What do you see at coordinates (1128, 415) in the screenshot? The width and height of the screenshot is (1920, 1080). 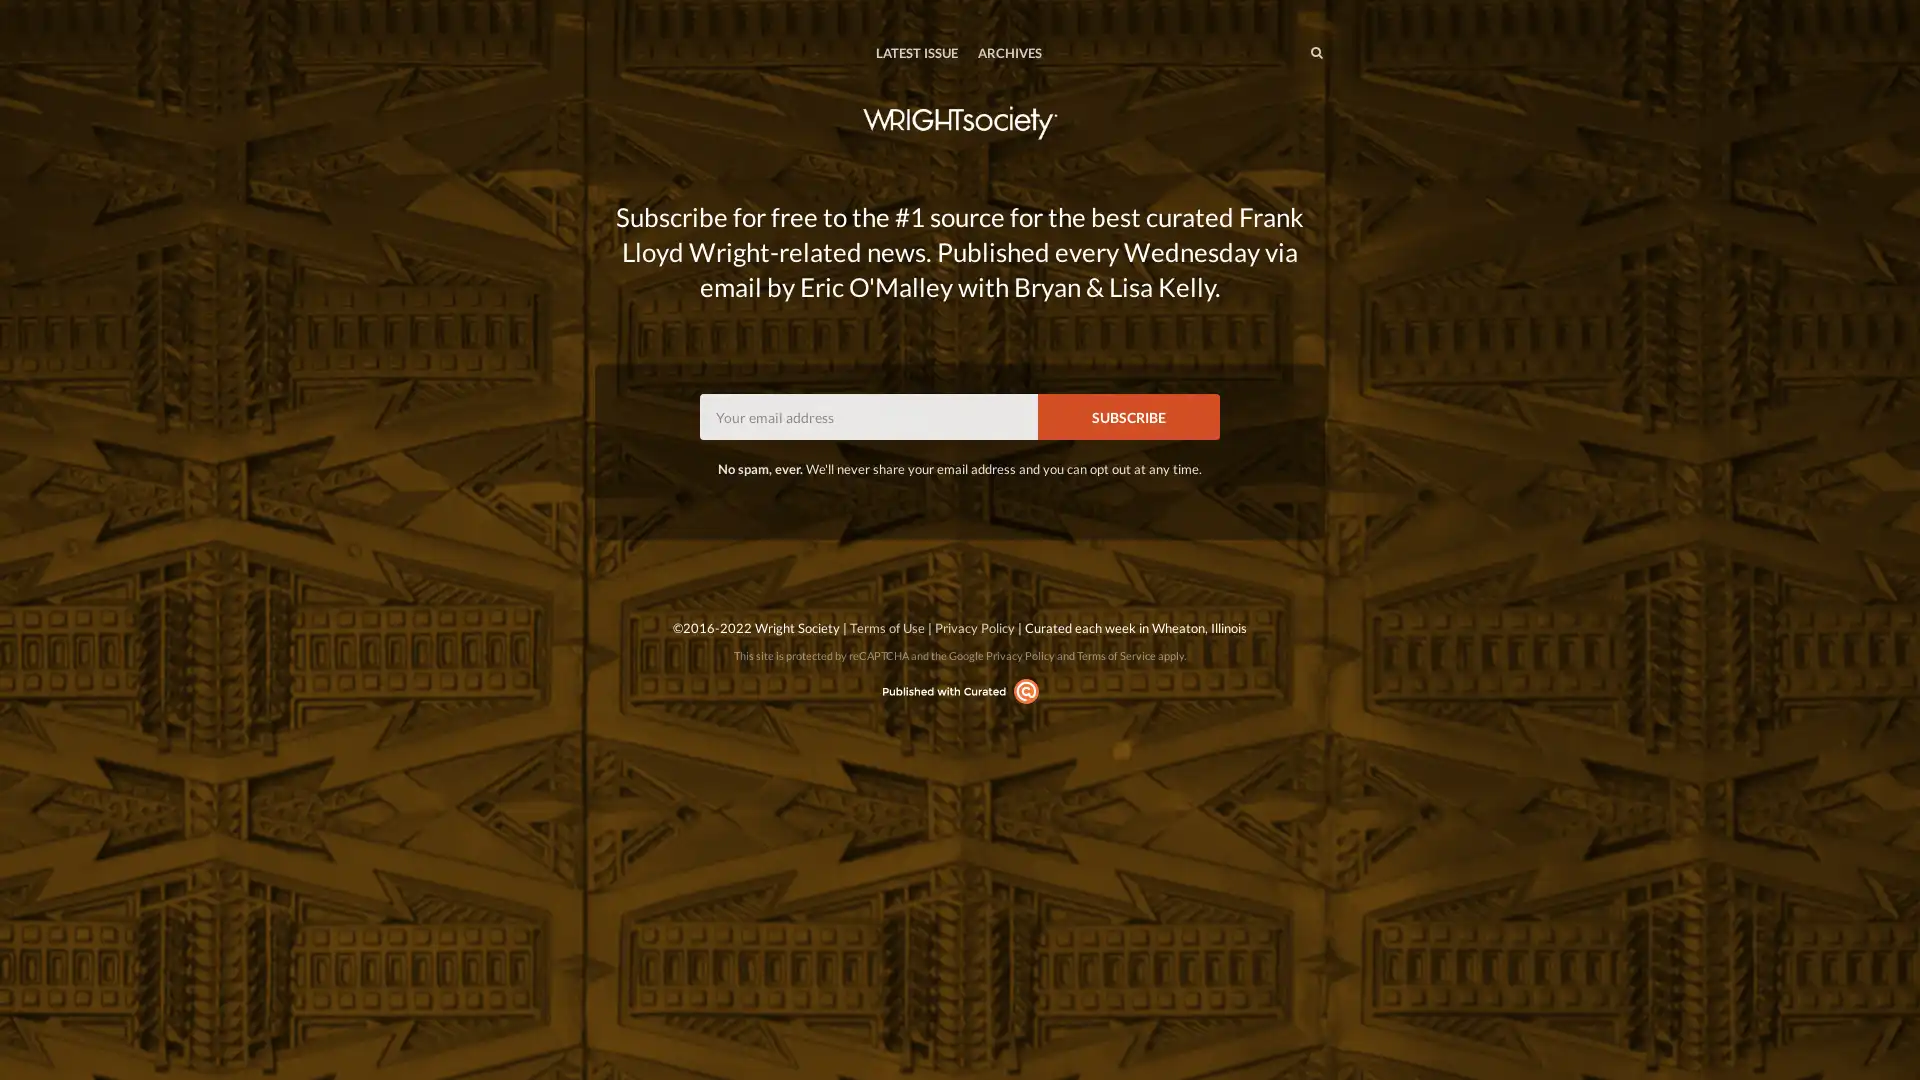 I see `SUBSCRIBE` at bounding box center [1128, 415].